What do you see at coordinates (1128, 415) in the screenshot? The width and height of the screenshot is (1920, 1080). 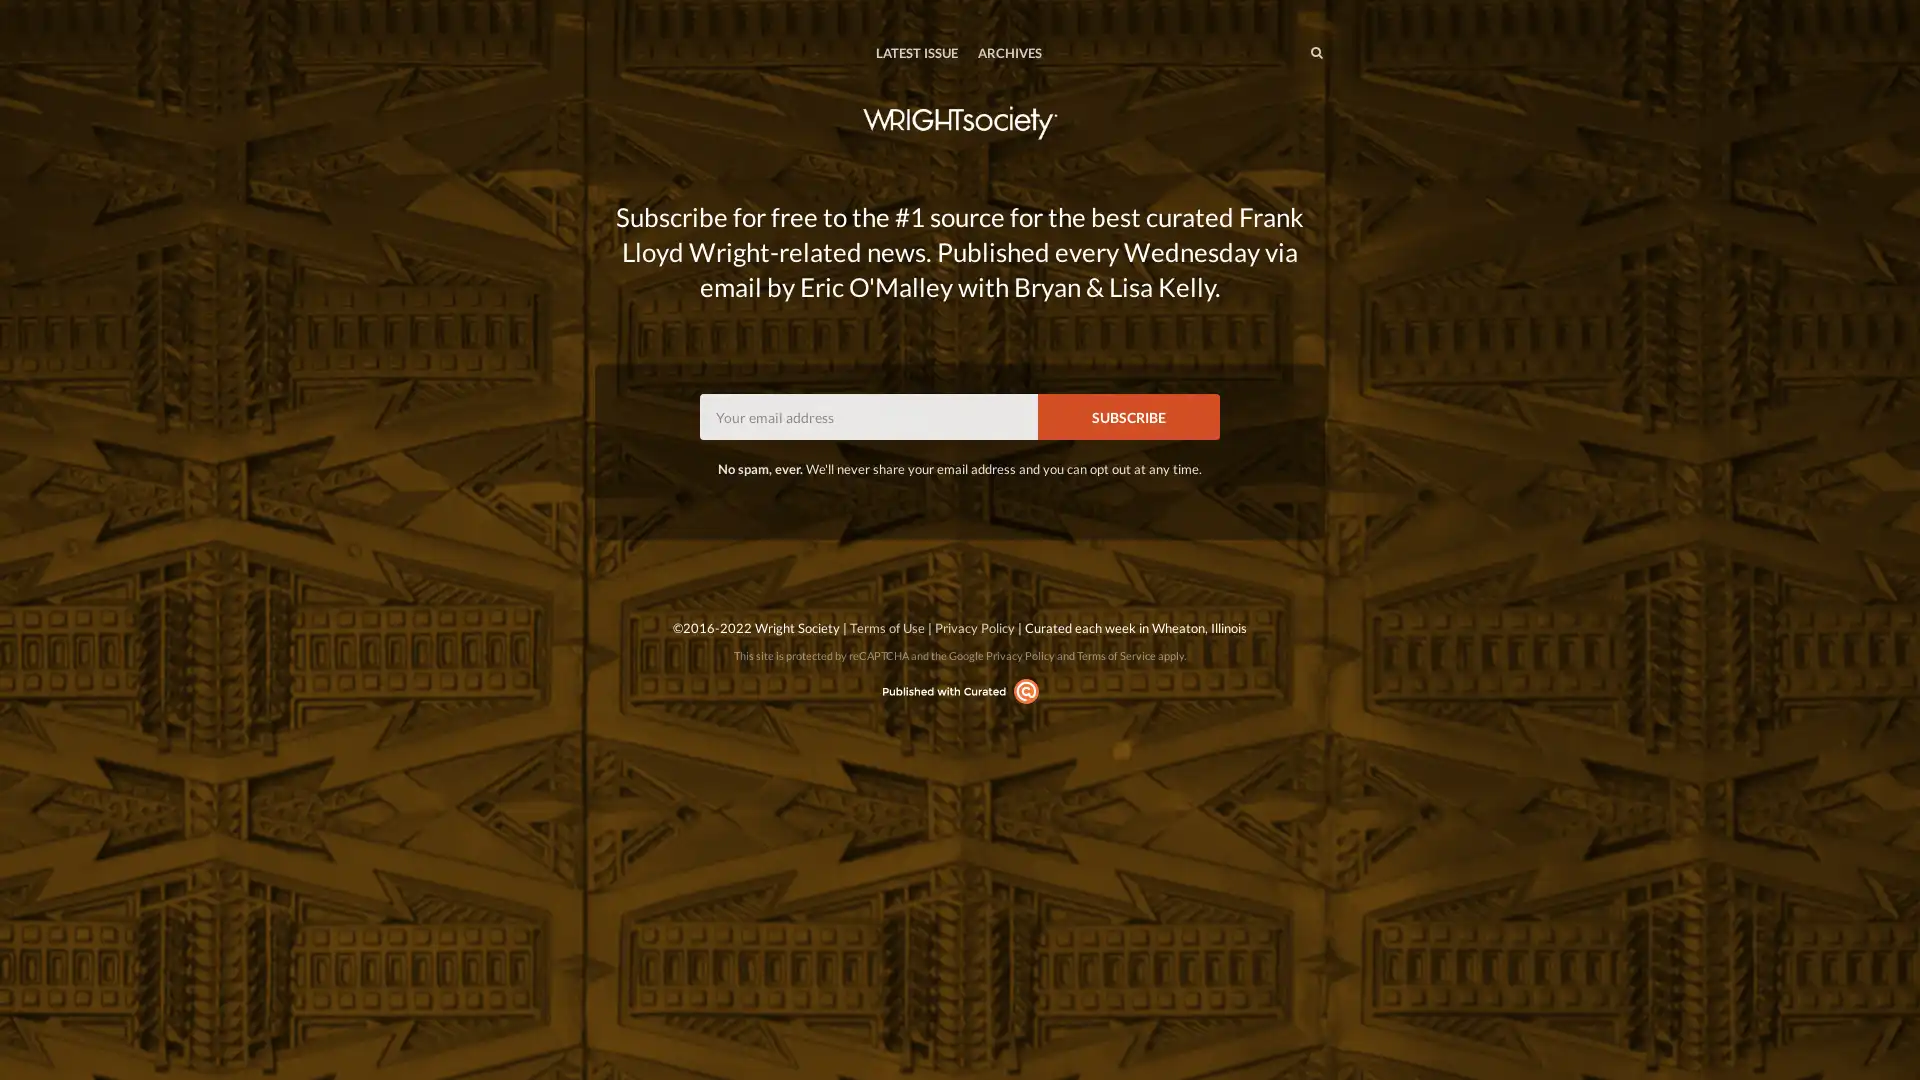 I see `SUBSCRIBE` at bounding box center [1128, 415].